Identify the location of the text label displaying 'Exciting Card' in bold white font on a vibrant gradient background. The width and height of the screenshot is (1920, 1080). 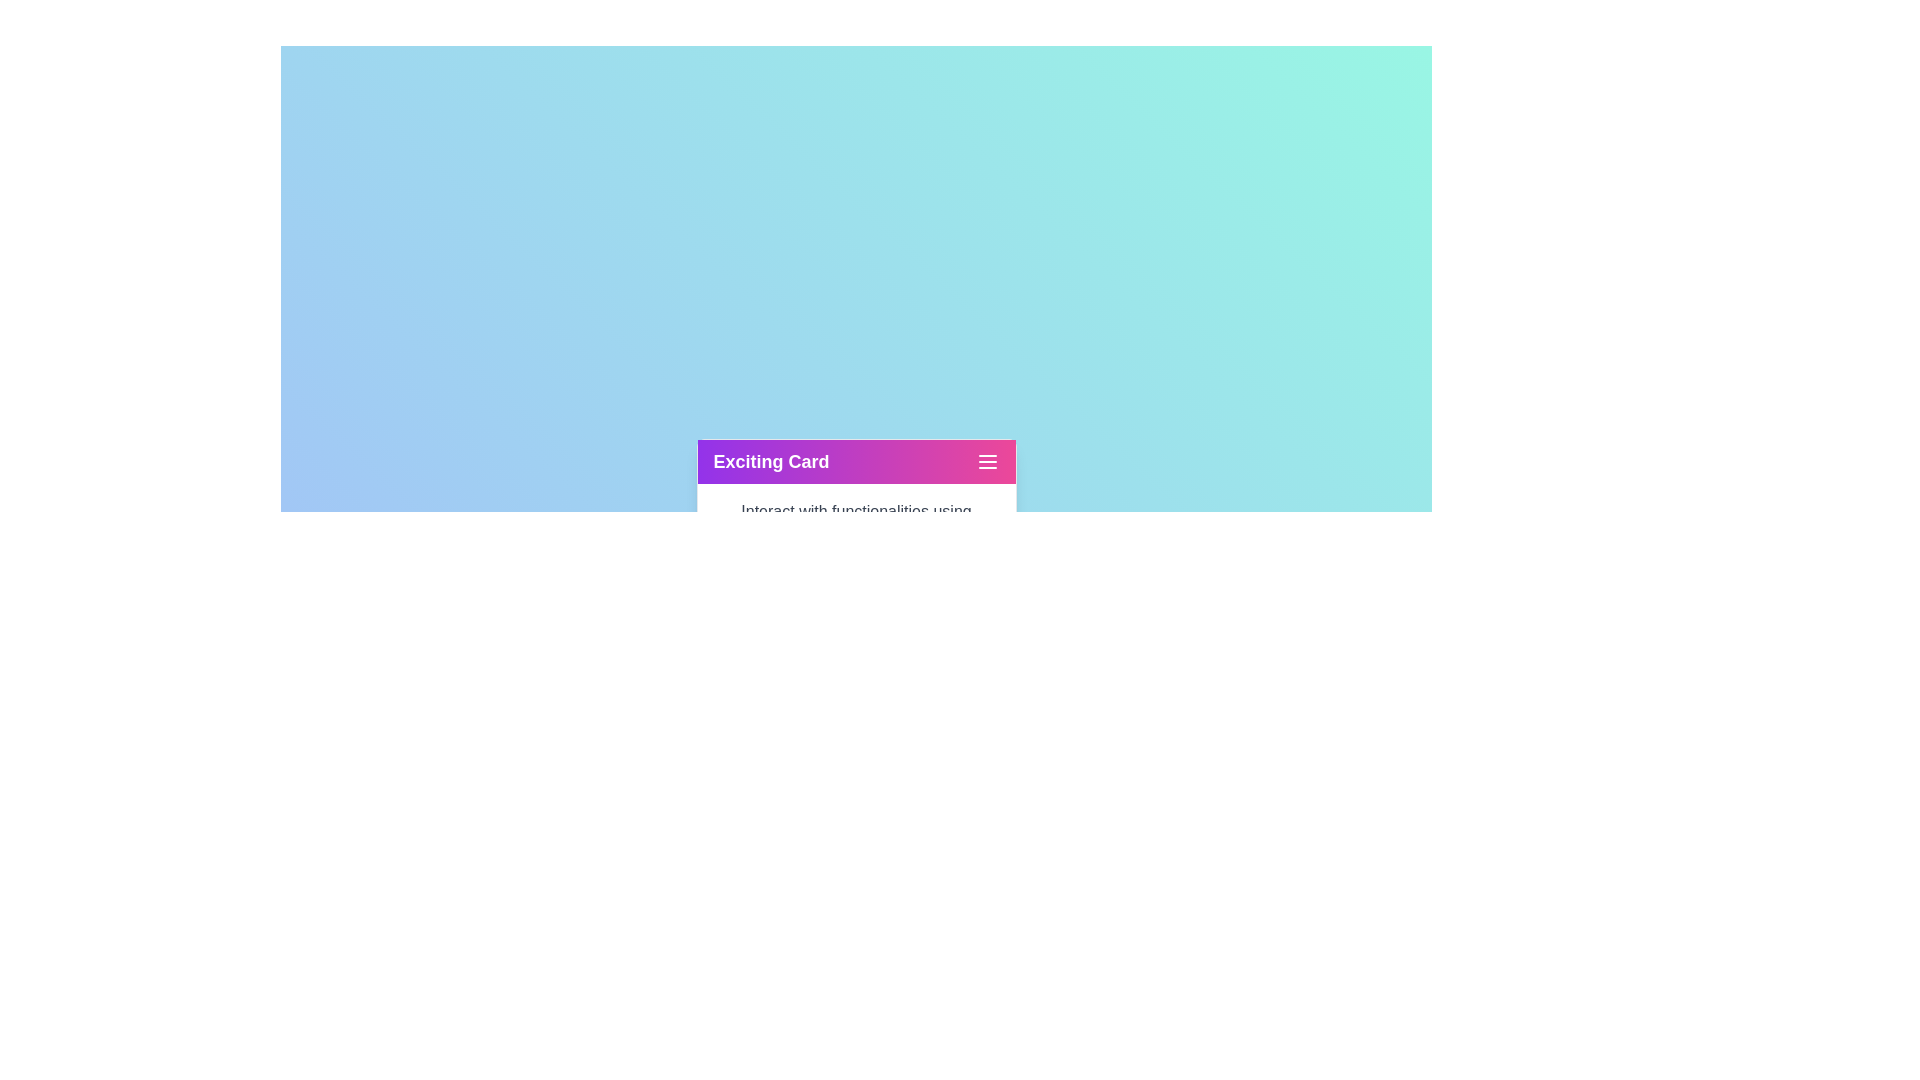
(770, 462).